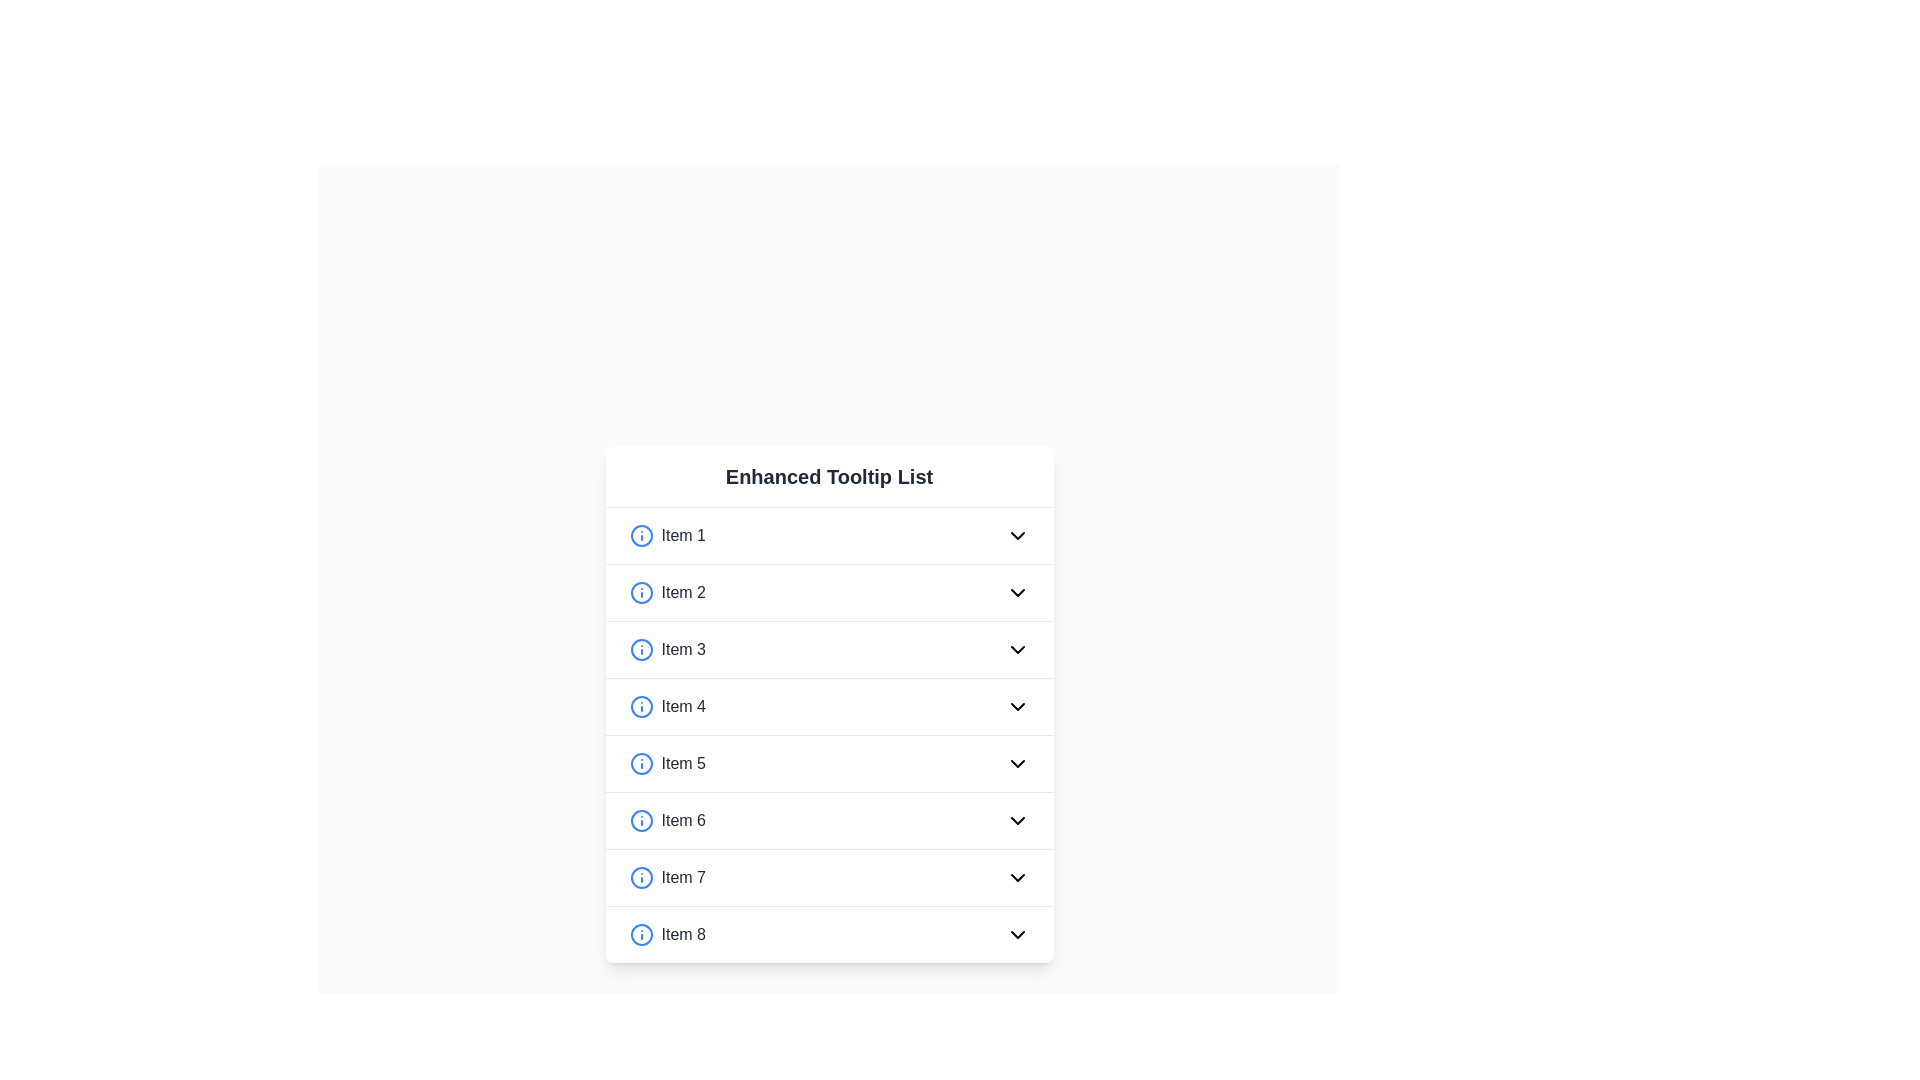  What do you see at coordinates (641, 535) in the screenshot?
I see `the circular outline graphical element with a blue stroke and no fill, which serves as the frame of the first item in the list next to 'Item 1'` at bounding box center [641, 535].